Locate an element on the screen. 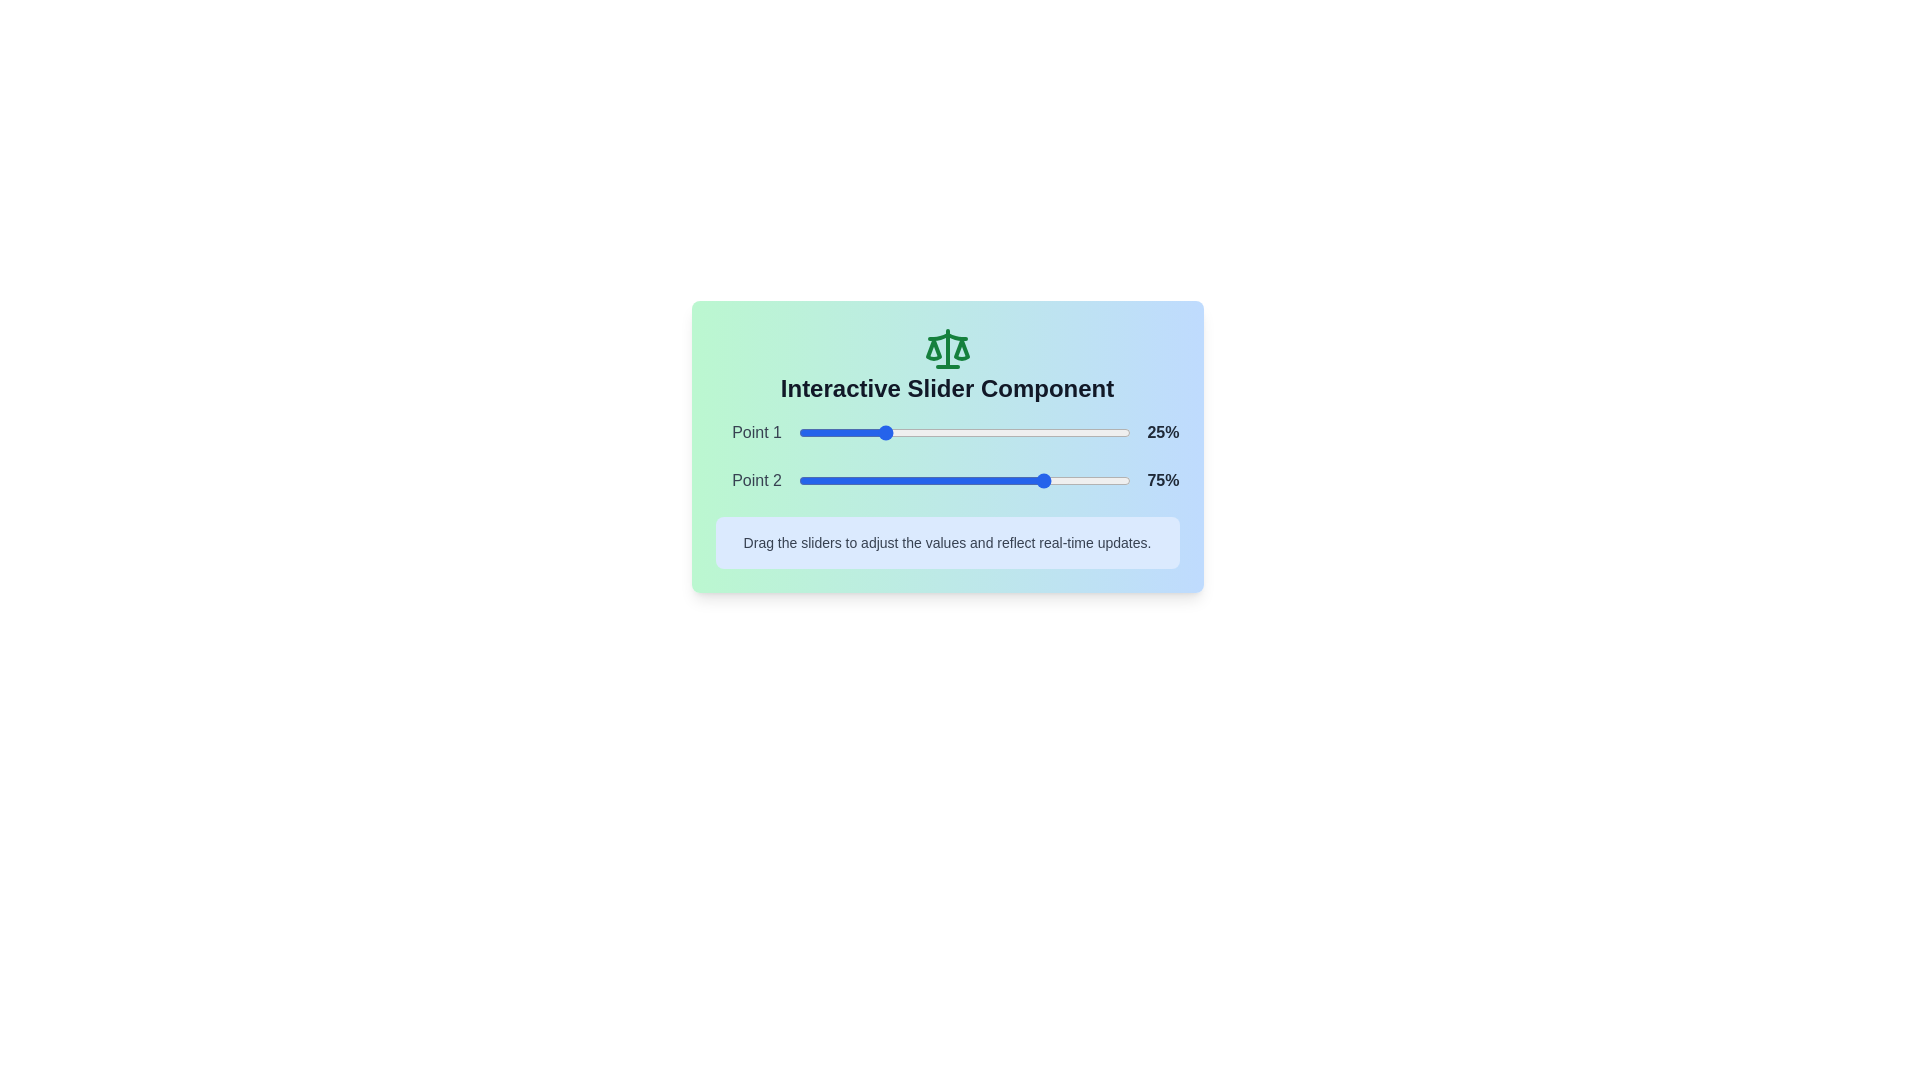 Image resolution: width=1920 pixels, height=1080 pixels. the slider to set its value to 66% is located at coordinates (1018, 431).